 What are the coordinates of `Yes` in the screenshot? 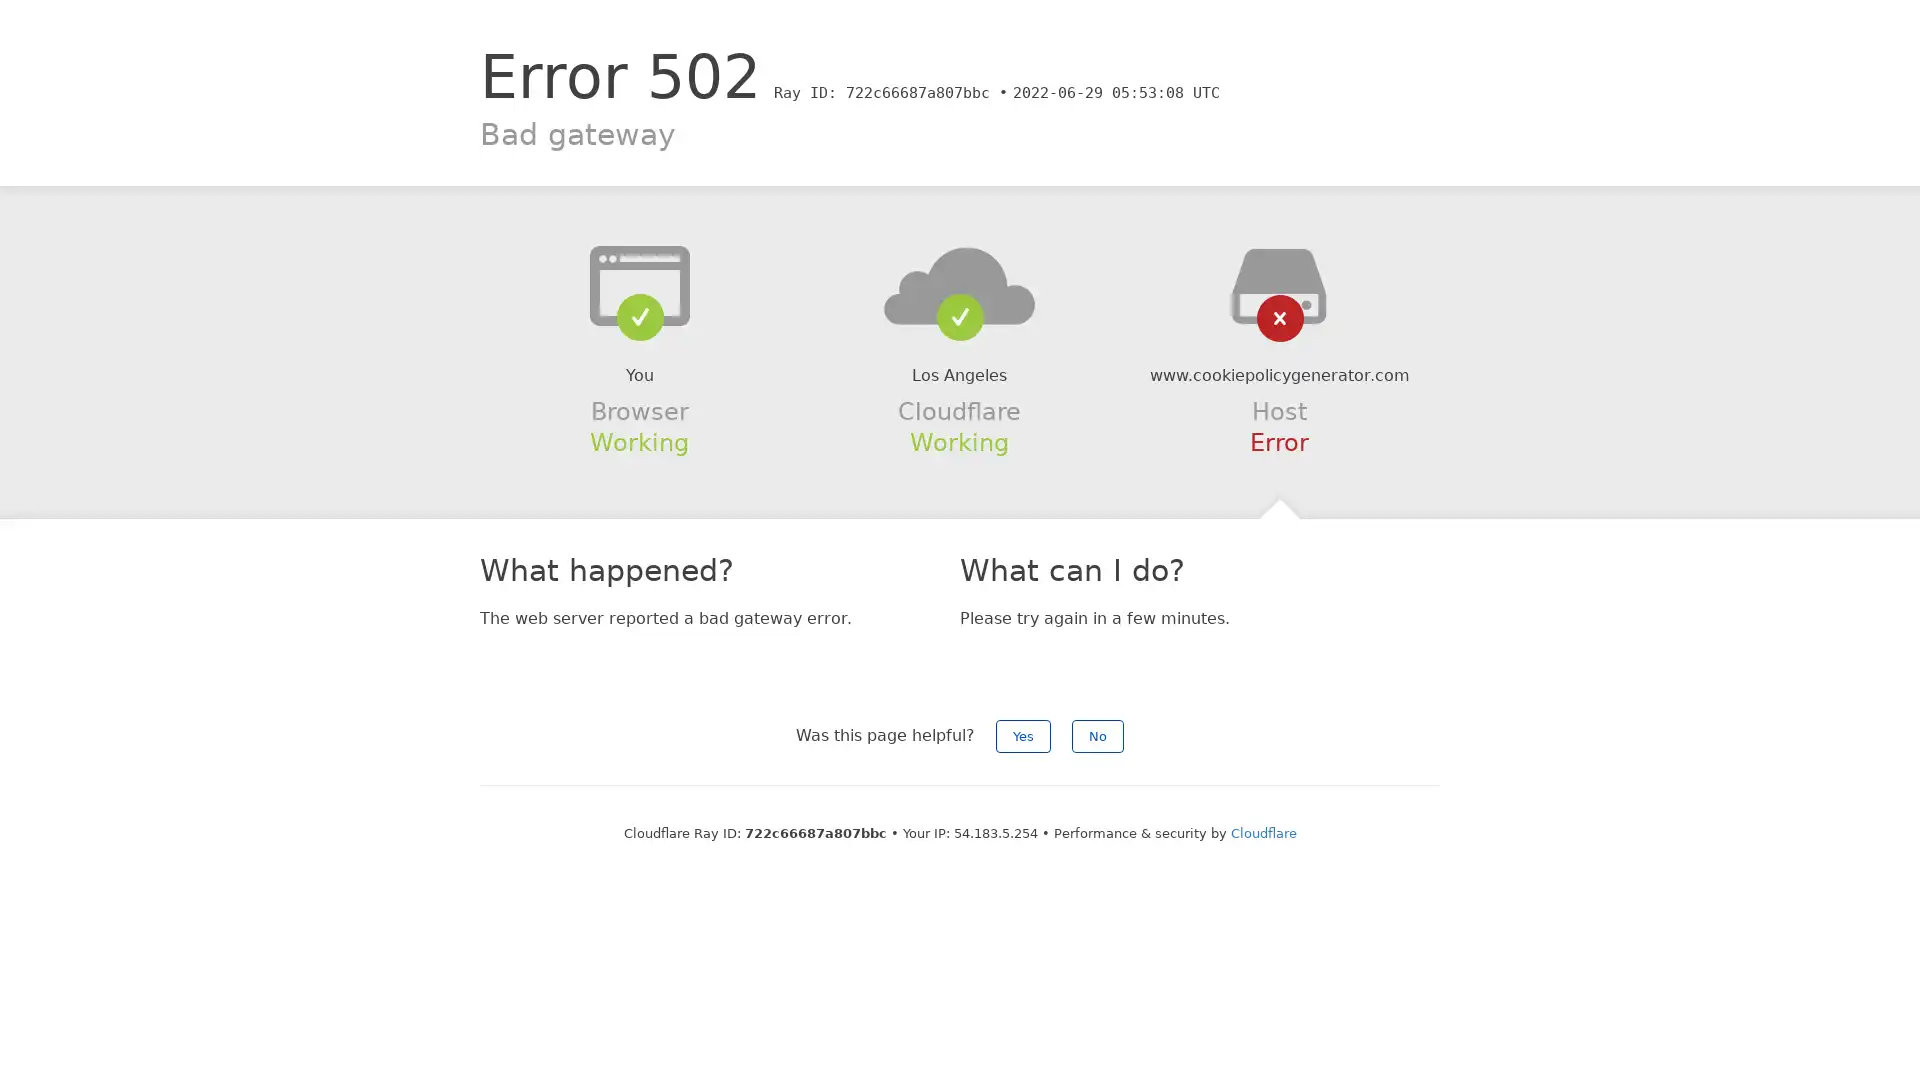 It's located at (1023, 736).